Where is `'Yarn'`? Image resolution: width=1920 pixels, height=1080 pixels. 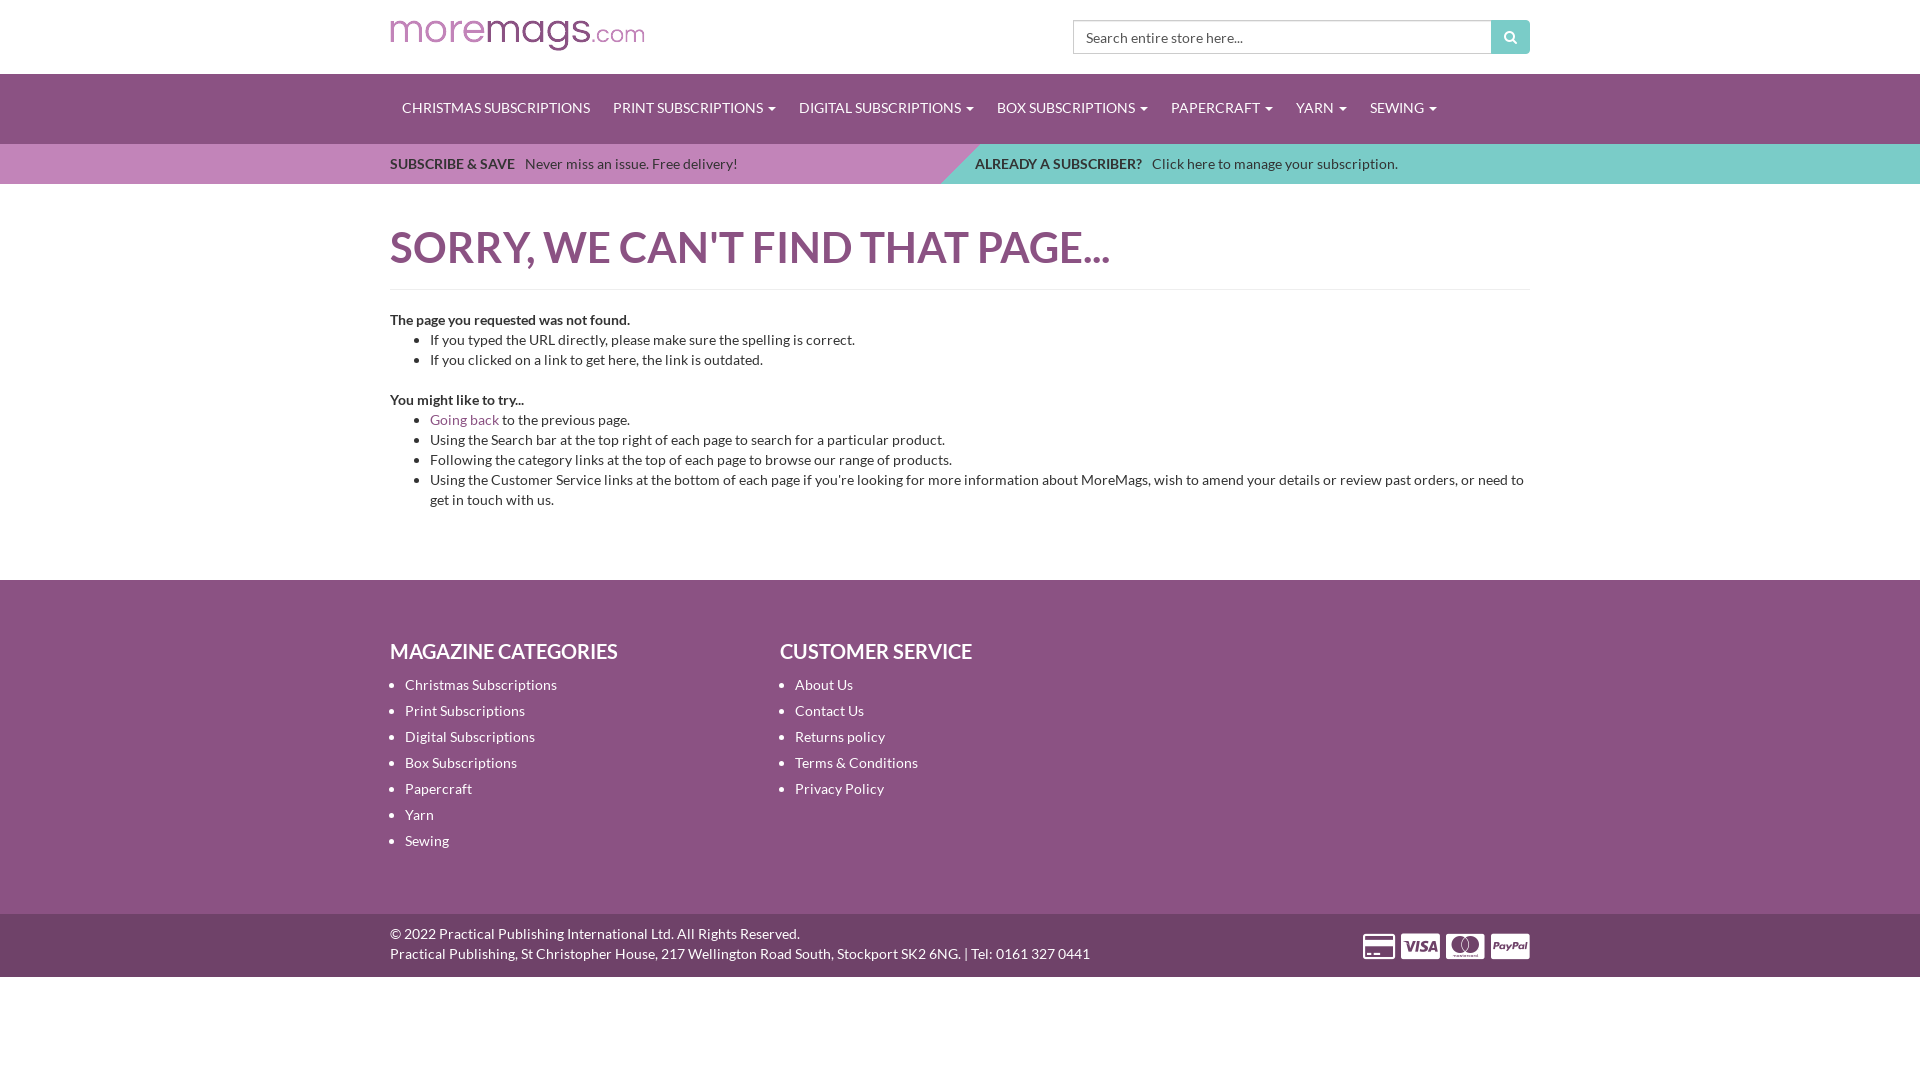 'Yarn' is located at coordinates (403, 814).